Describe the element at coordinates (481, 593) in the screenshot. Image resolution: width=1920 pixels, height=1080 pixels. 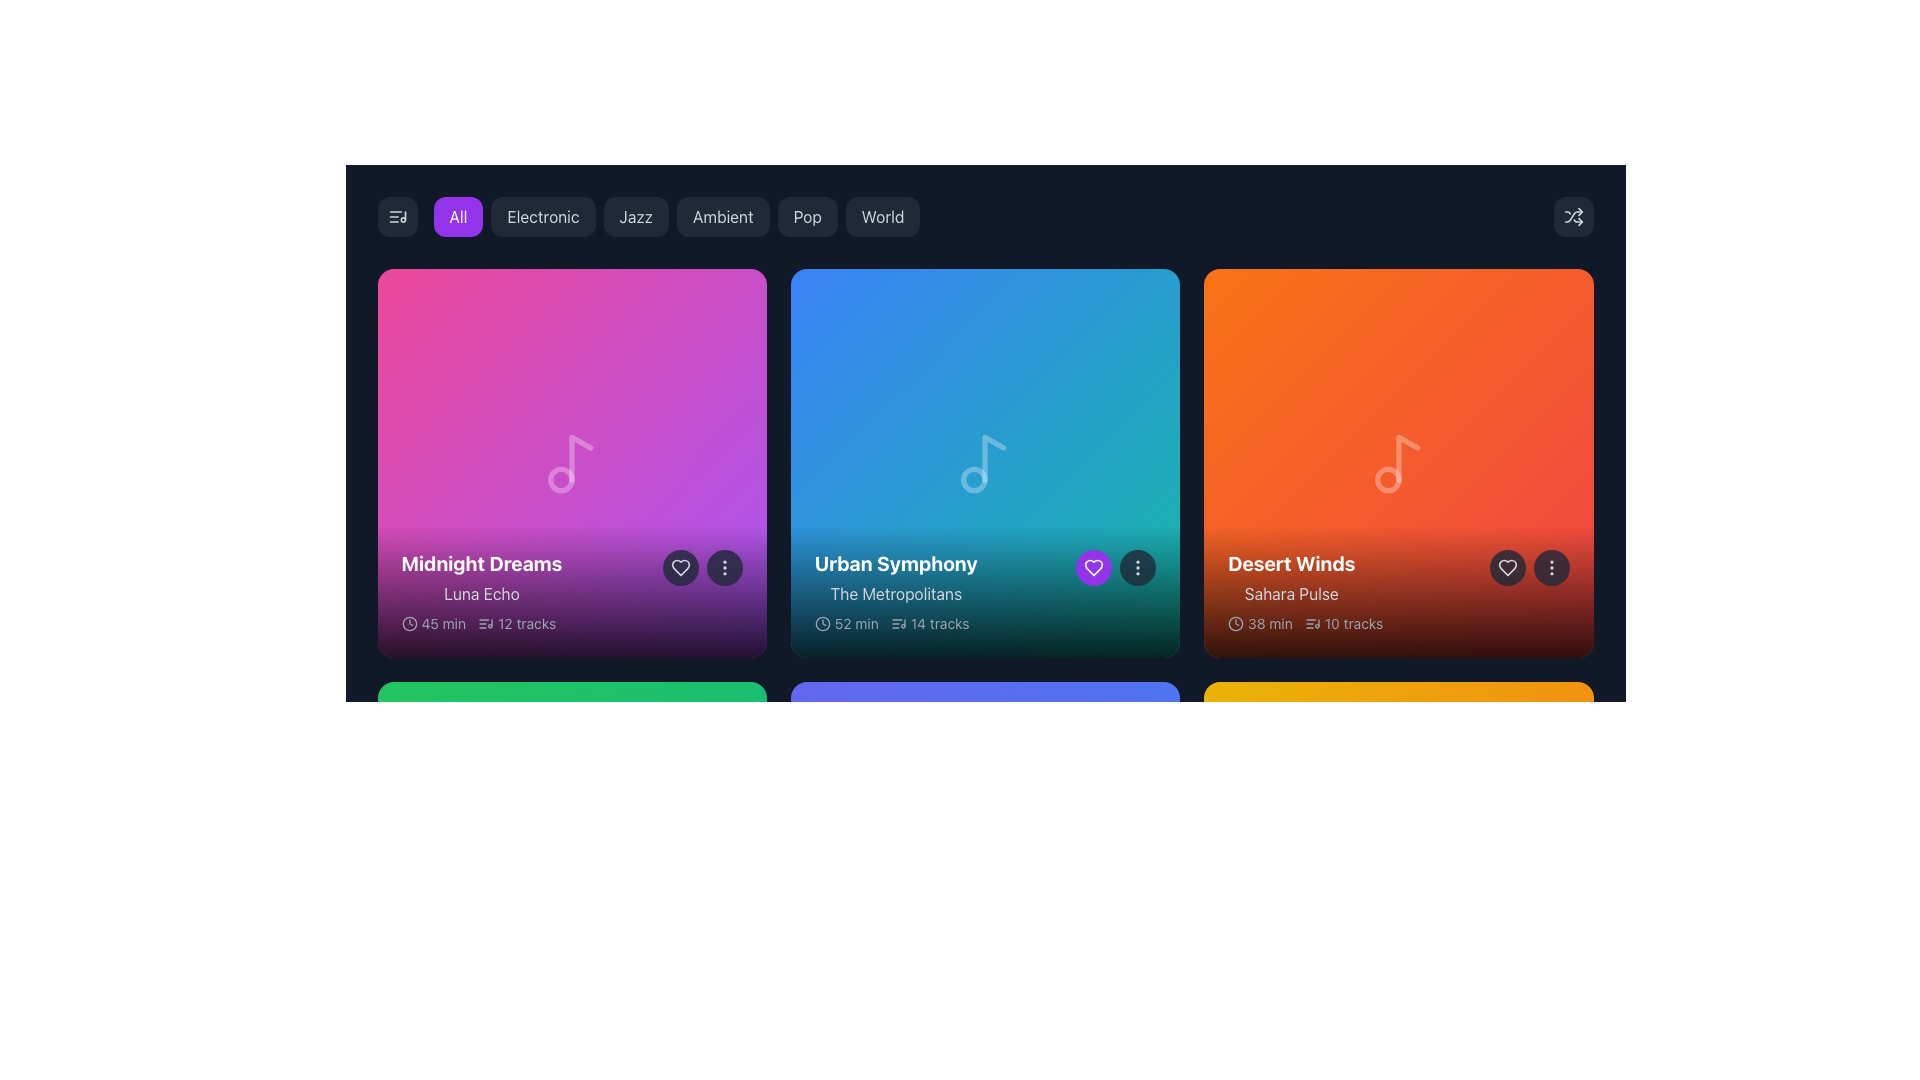
I see `text label displaying 'Luna Echo' styled in light gray color against a purple background, located directly beneath 'Midnight Dreams'` at that location.